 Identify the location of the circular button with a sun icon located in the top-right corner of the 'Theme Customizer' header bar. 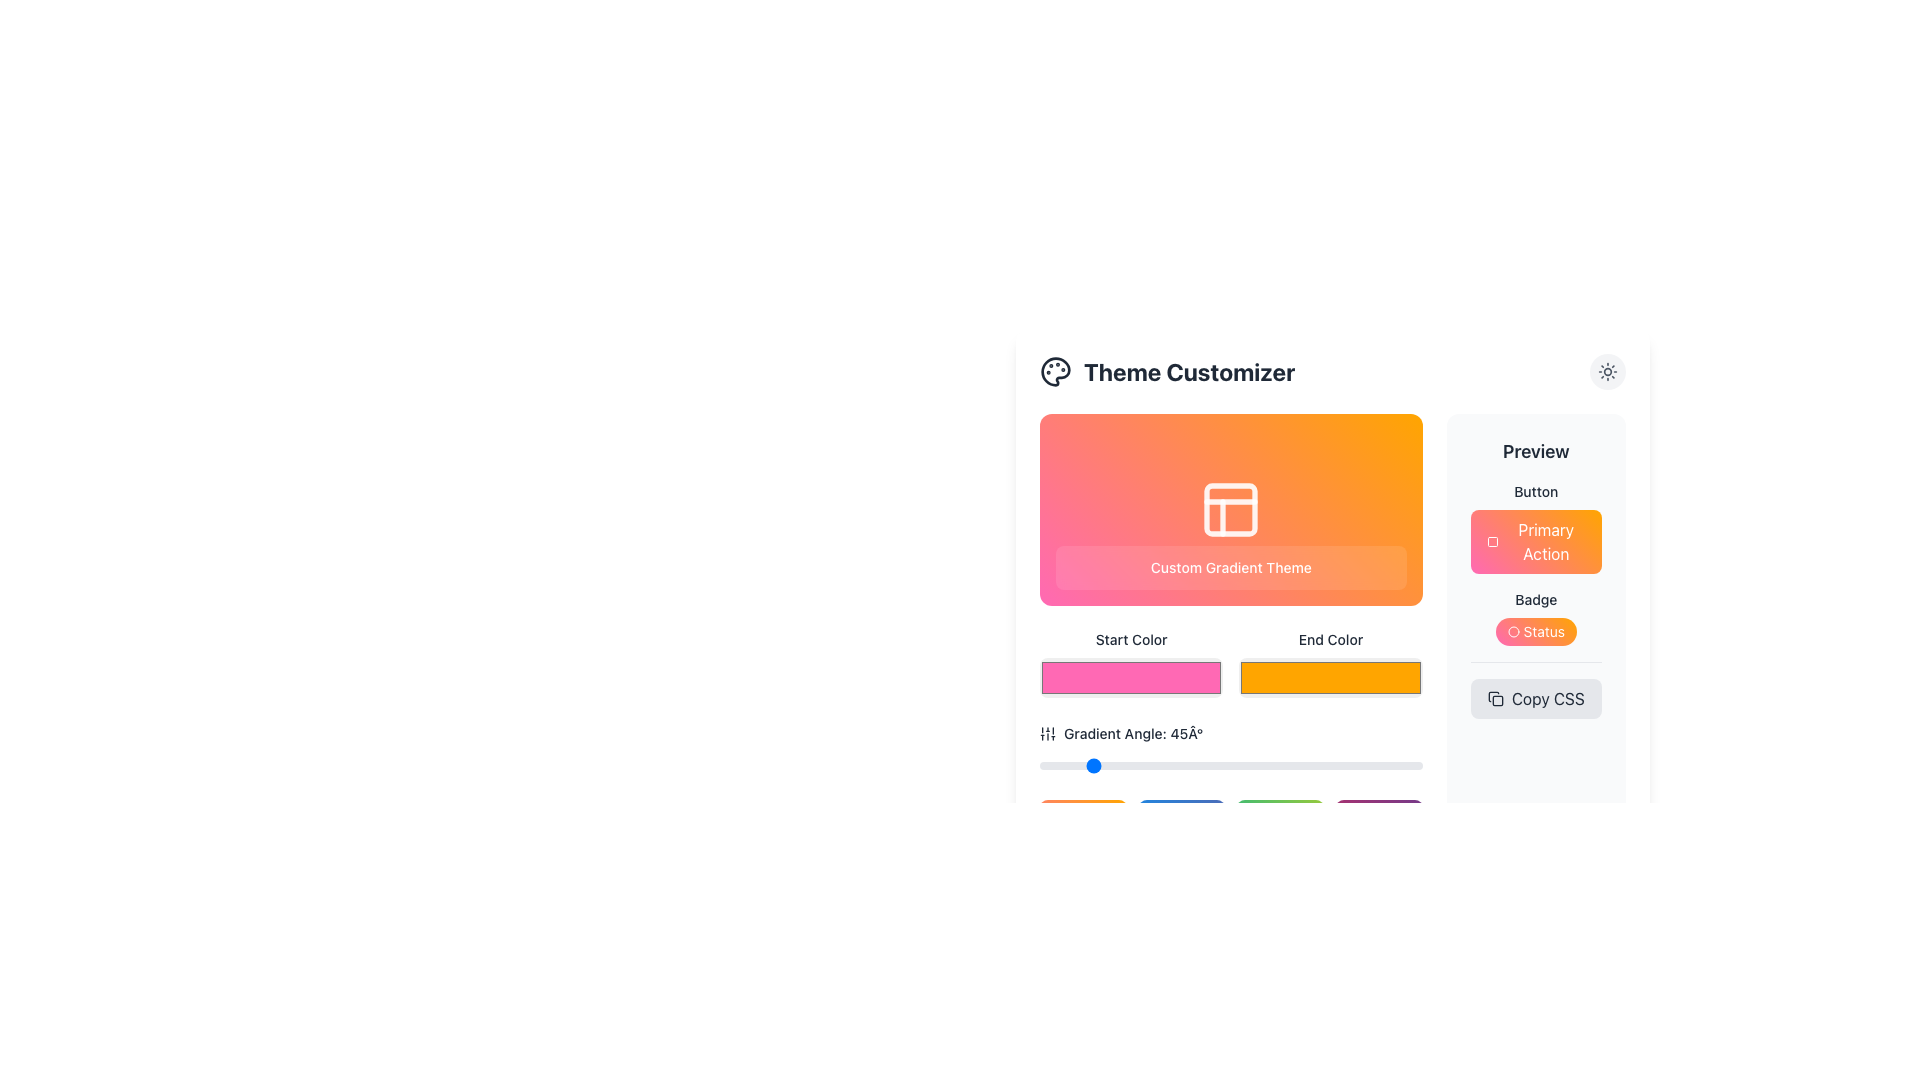
(1608, 371).